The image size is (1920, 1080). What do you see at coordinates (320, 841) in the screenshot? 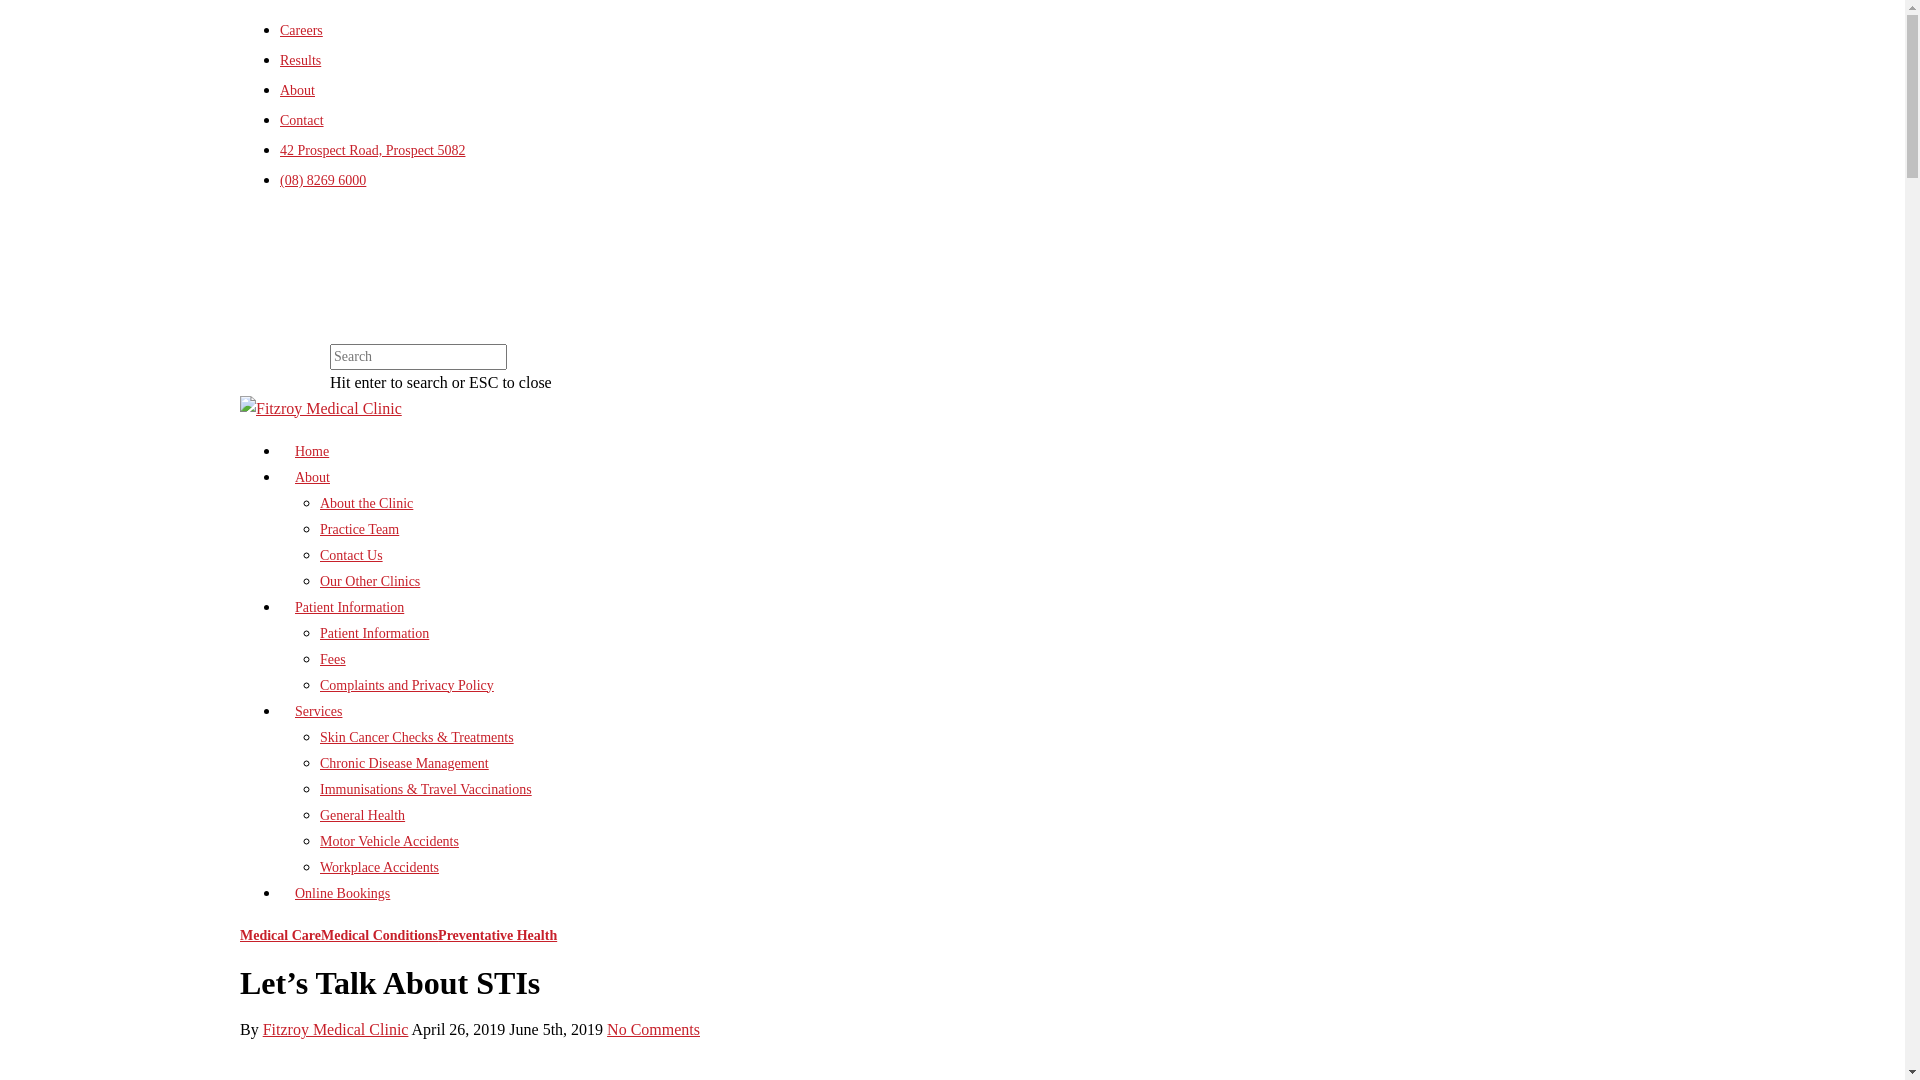
I see `'Motor Vehicle Accidents'` at bounding box center [320, 841].